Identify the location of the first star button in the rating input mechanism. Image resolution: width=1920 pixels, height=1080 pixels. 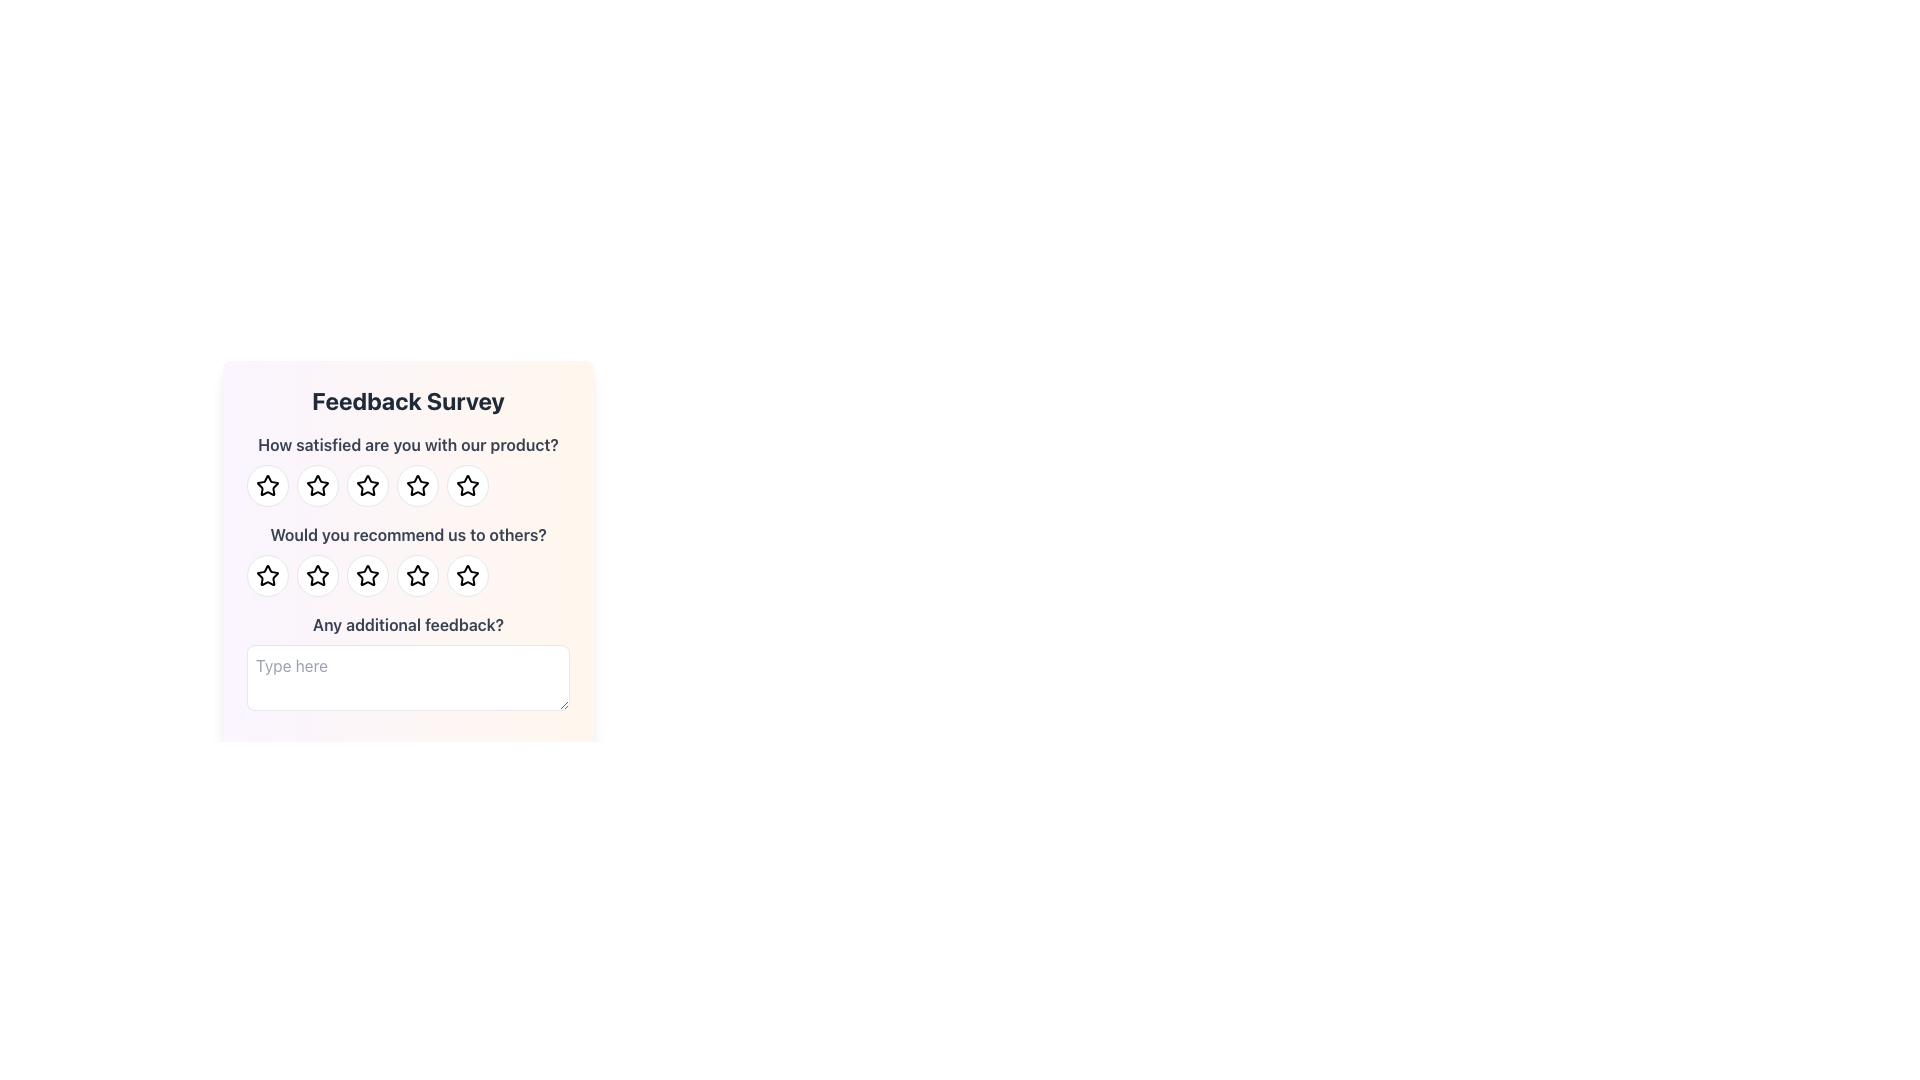
(267, 486).